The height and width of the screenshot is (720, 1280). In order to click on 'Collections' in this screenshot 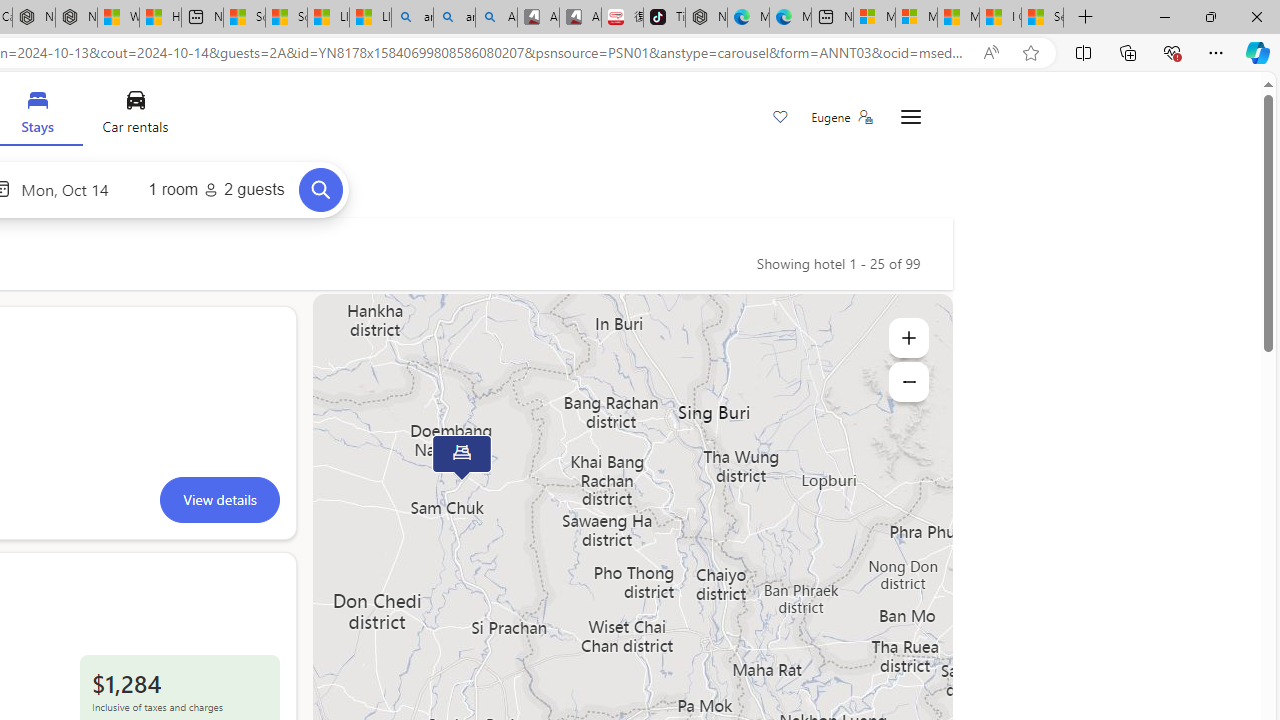, I will do `click(1128, 51)`.